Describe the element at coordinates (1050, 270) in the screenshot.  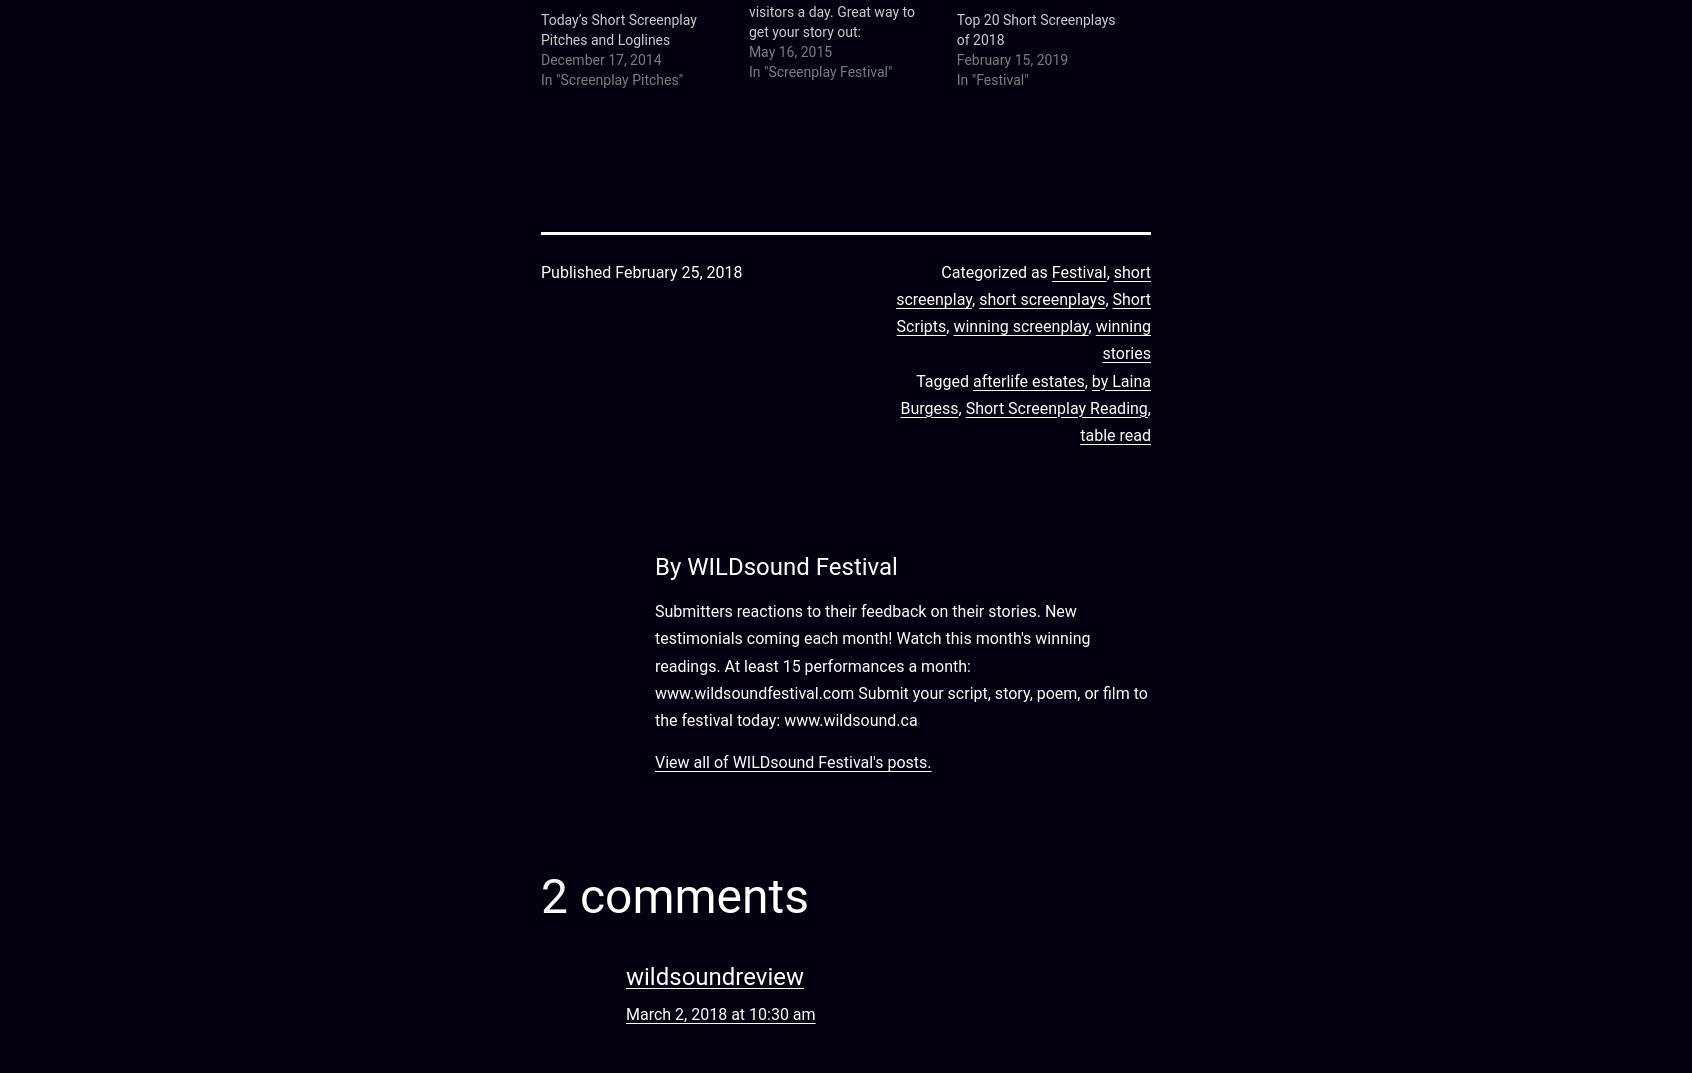
I see `'Festival'` at that location.